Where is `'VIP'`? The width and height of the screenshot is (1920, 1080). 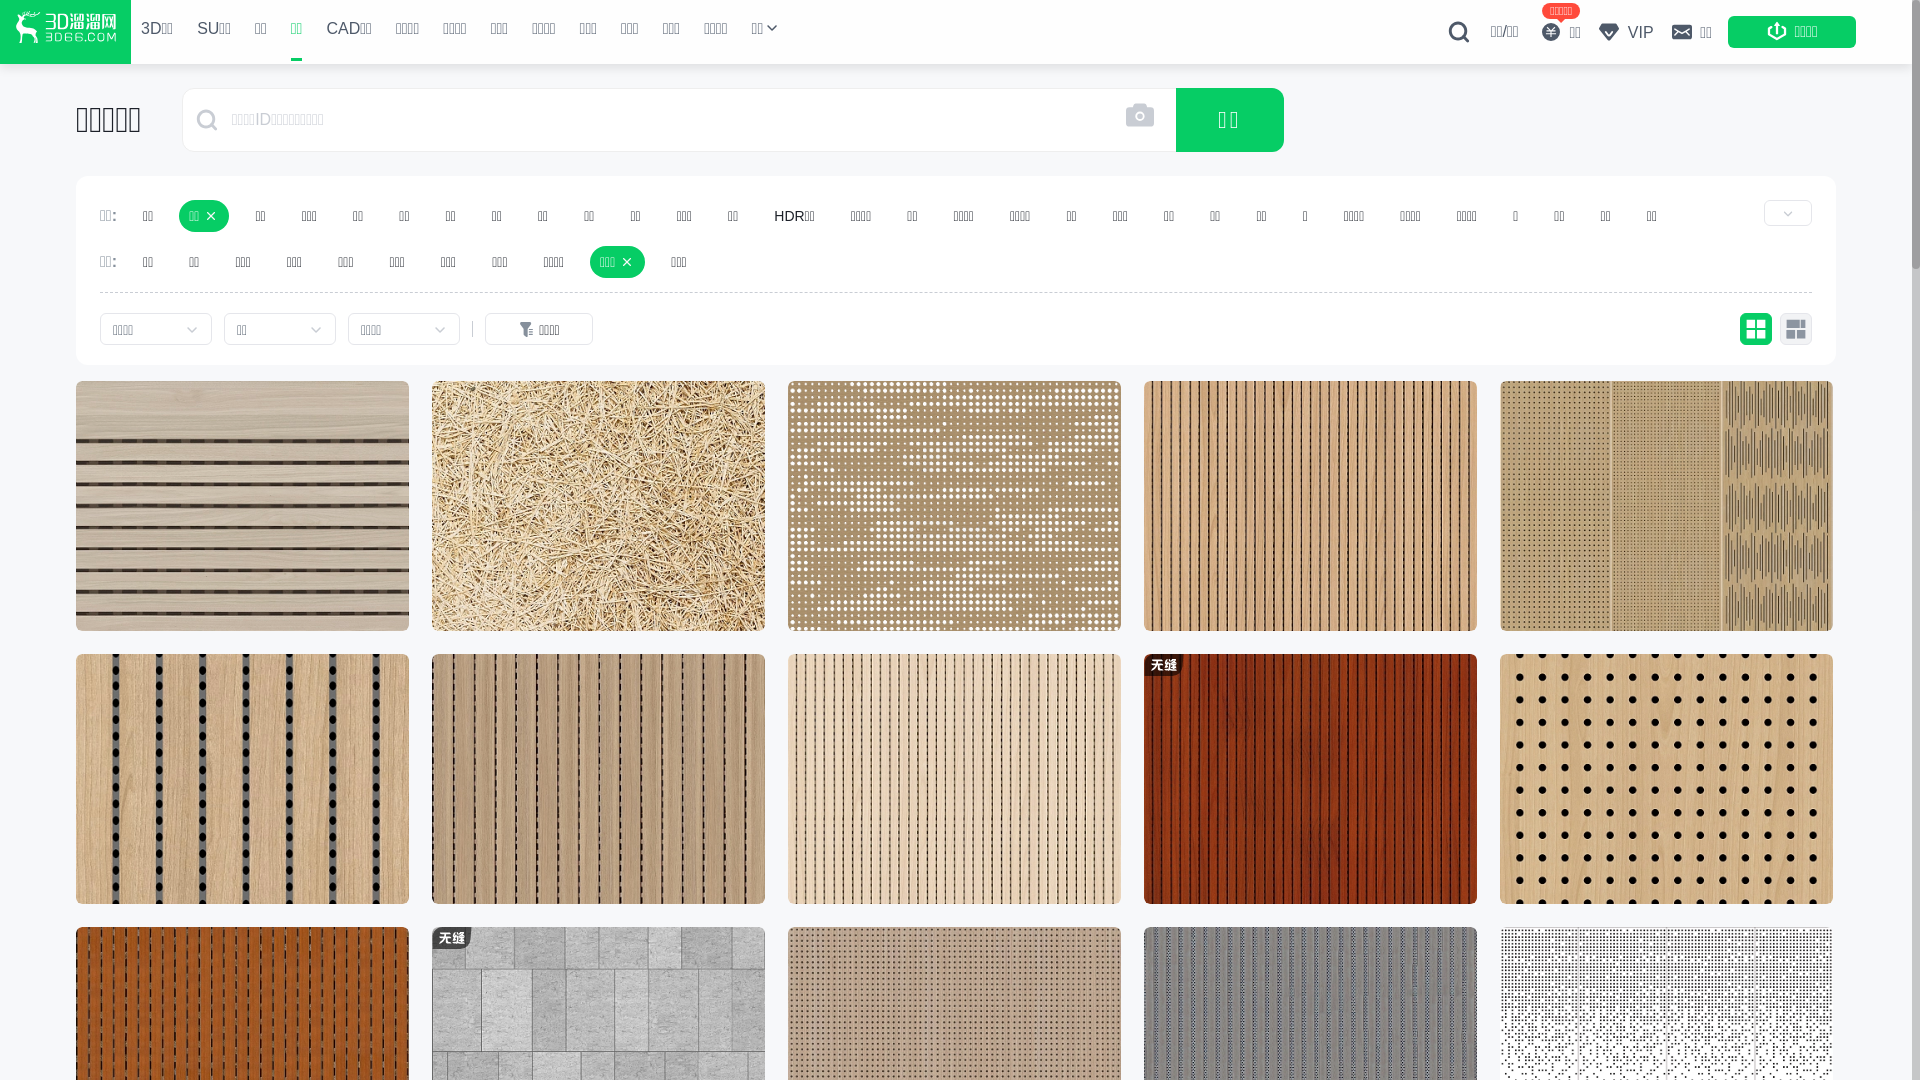
'VIP' is located at coordinates (1625, 31).